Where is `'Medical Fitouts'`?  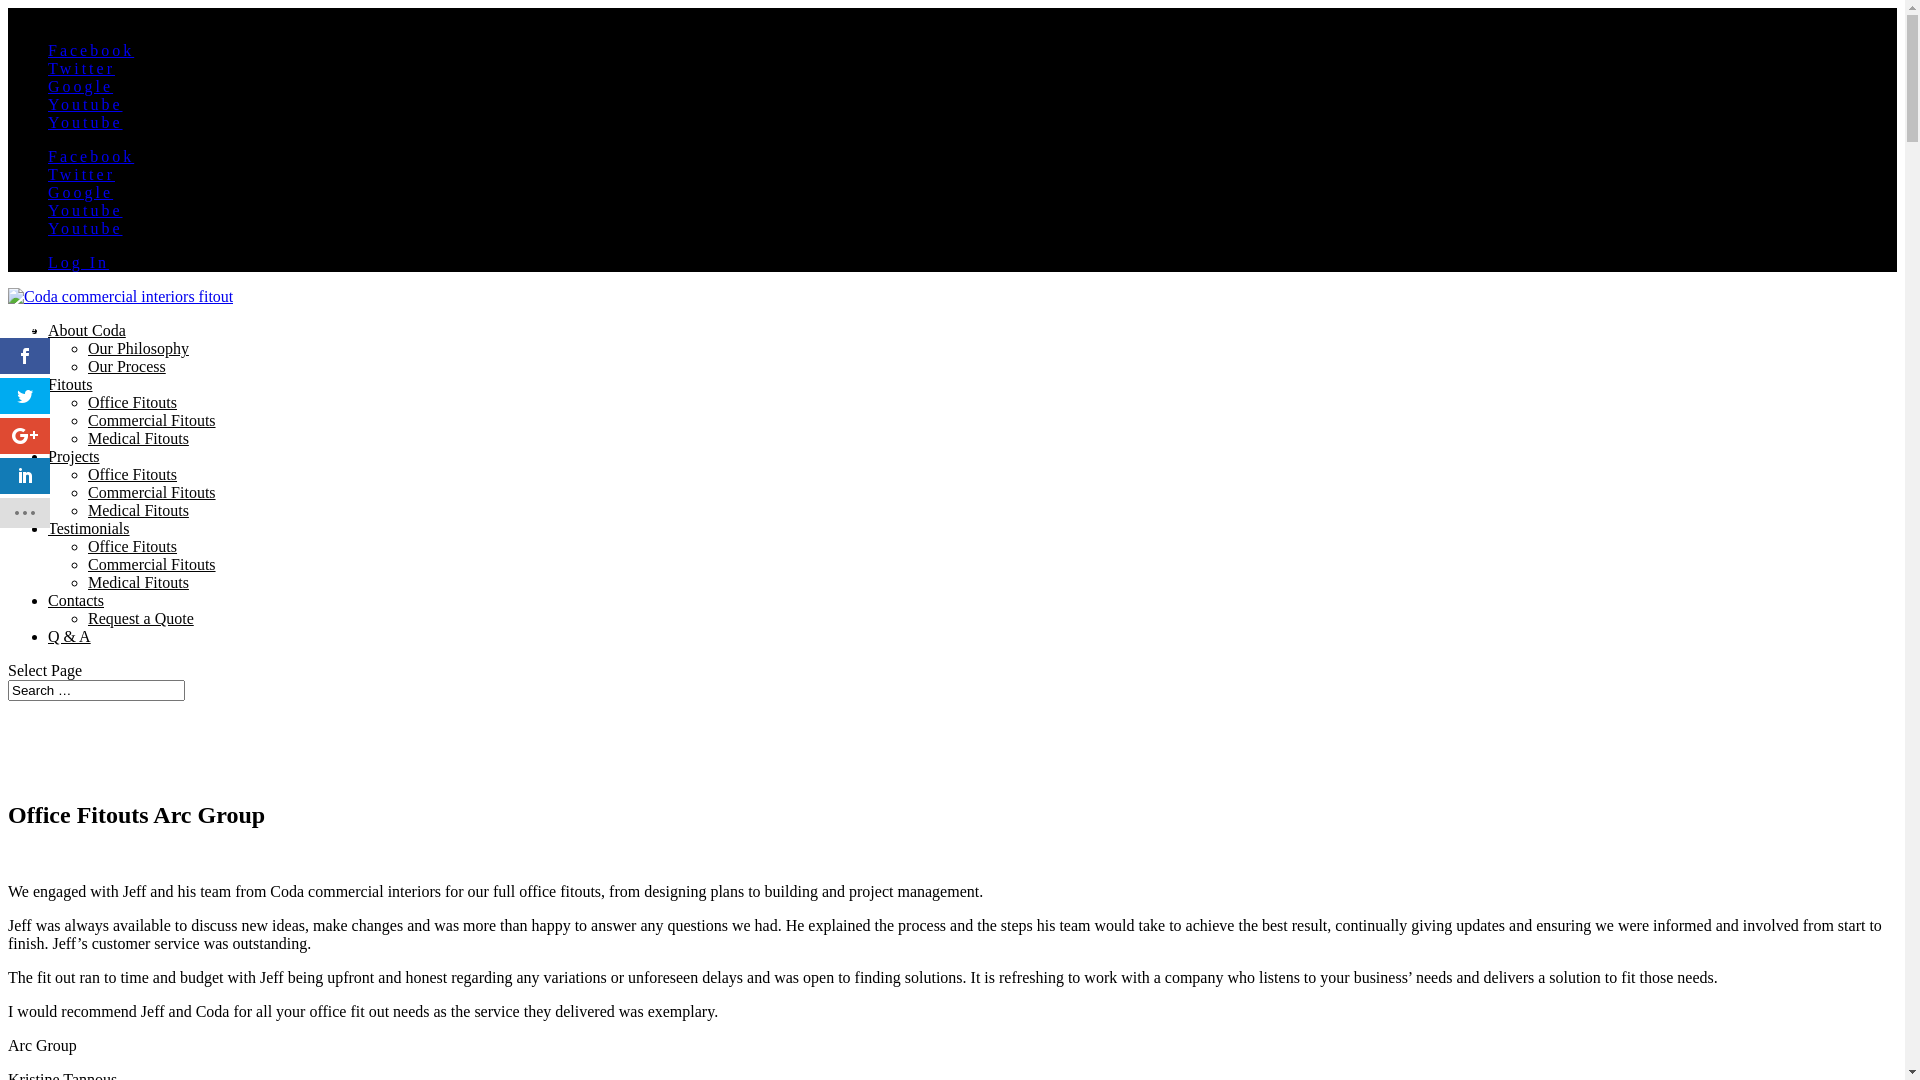
'Medical Fitouts' is located at coordinates (86, 509).